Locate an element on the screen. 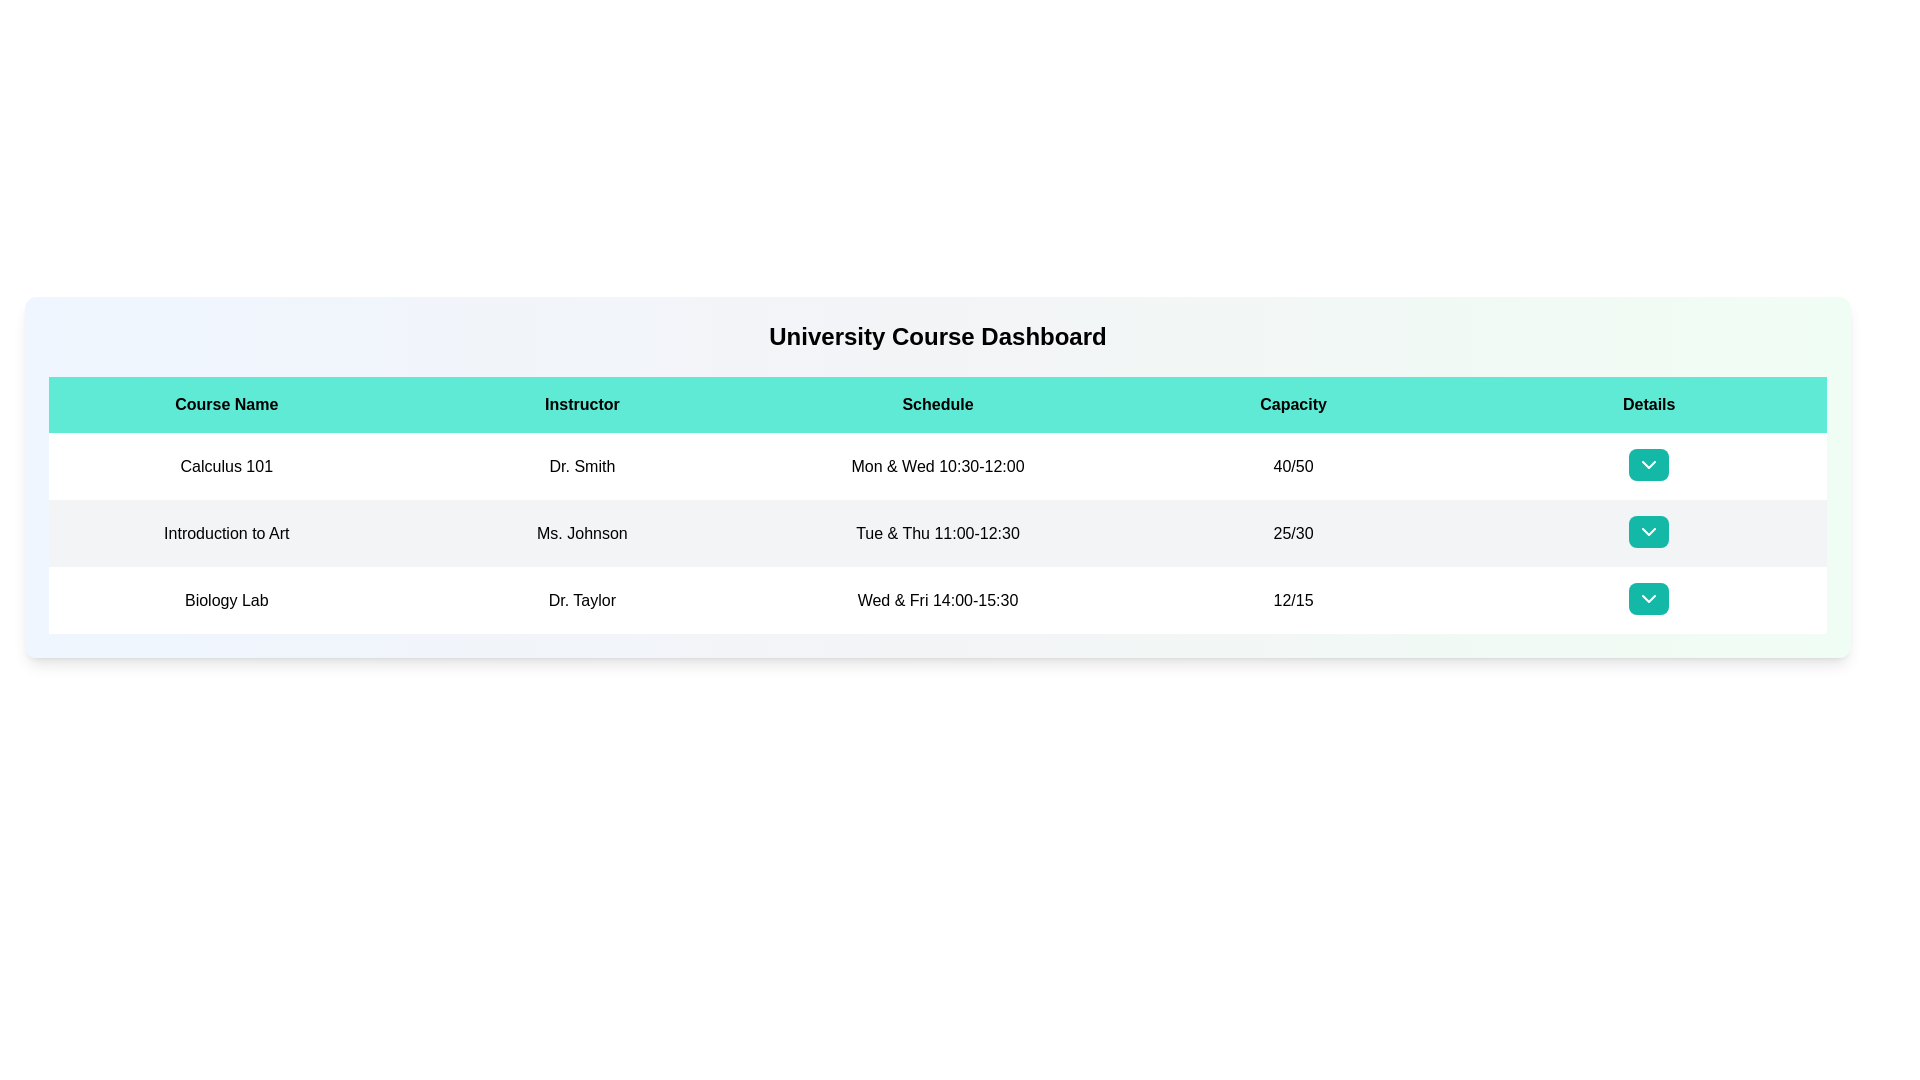 This screenshot has width=1920, height=1080. the static text label 'Schedule', which is a column header in a data table, styled with a bold black font on a light teal background is located at coordinates (936, 405).